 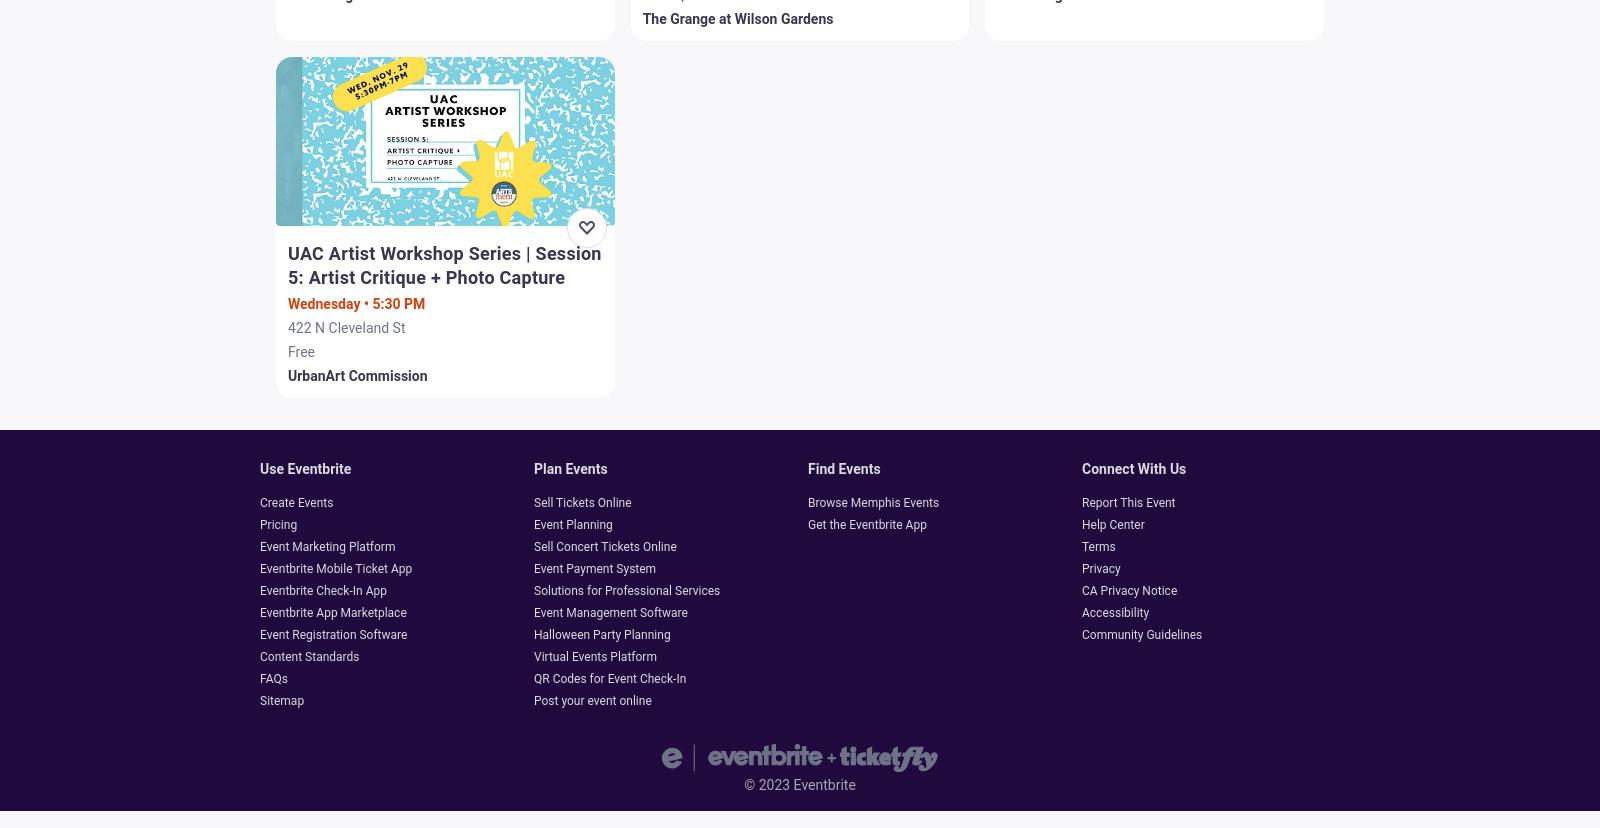 I want to click on 'Free', so click(x=301, y=351).